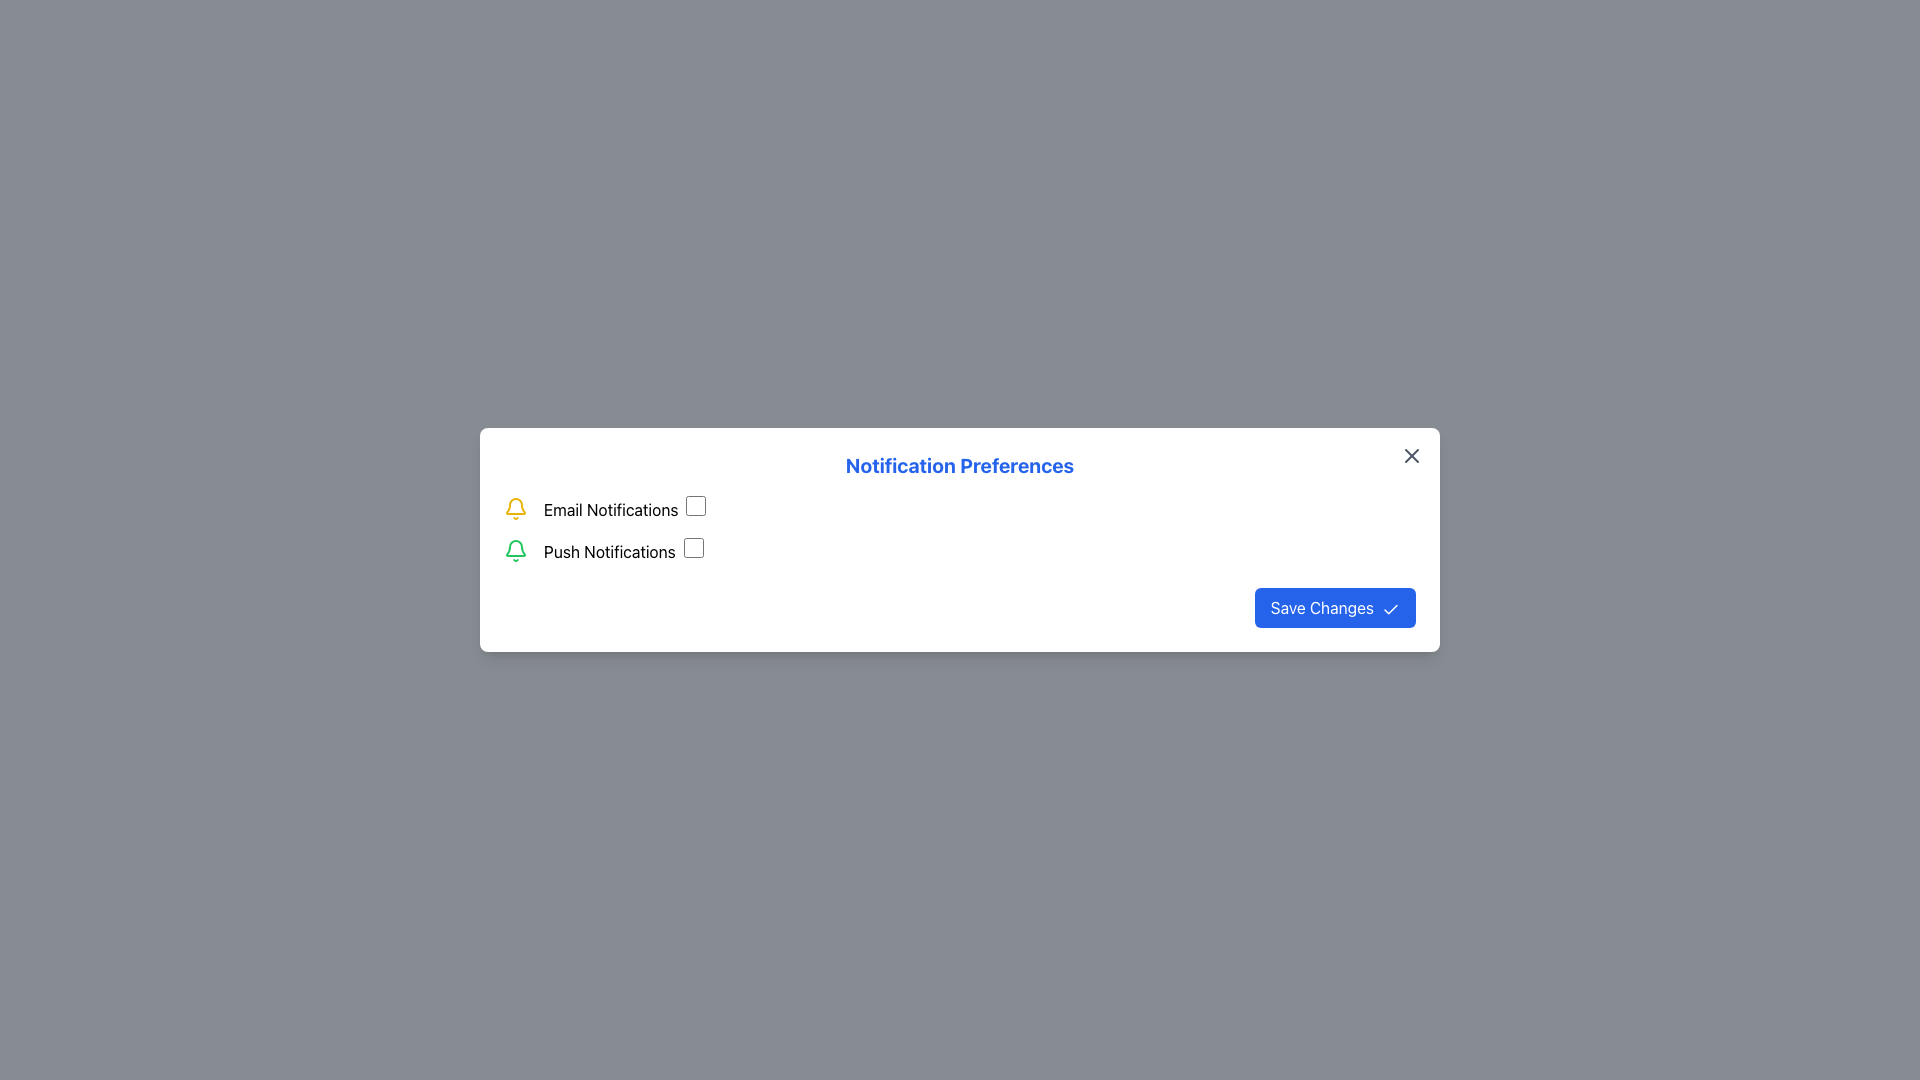 The image size is (1920, 1080). I want to click on the close button icon located in the top-right corner of the notification preferences modal, so click(1410, 455).